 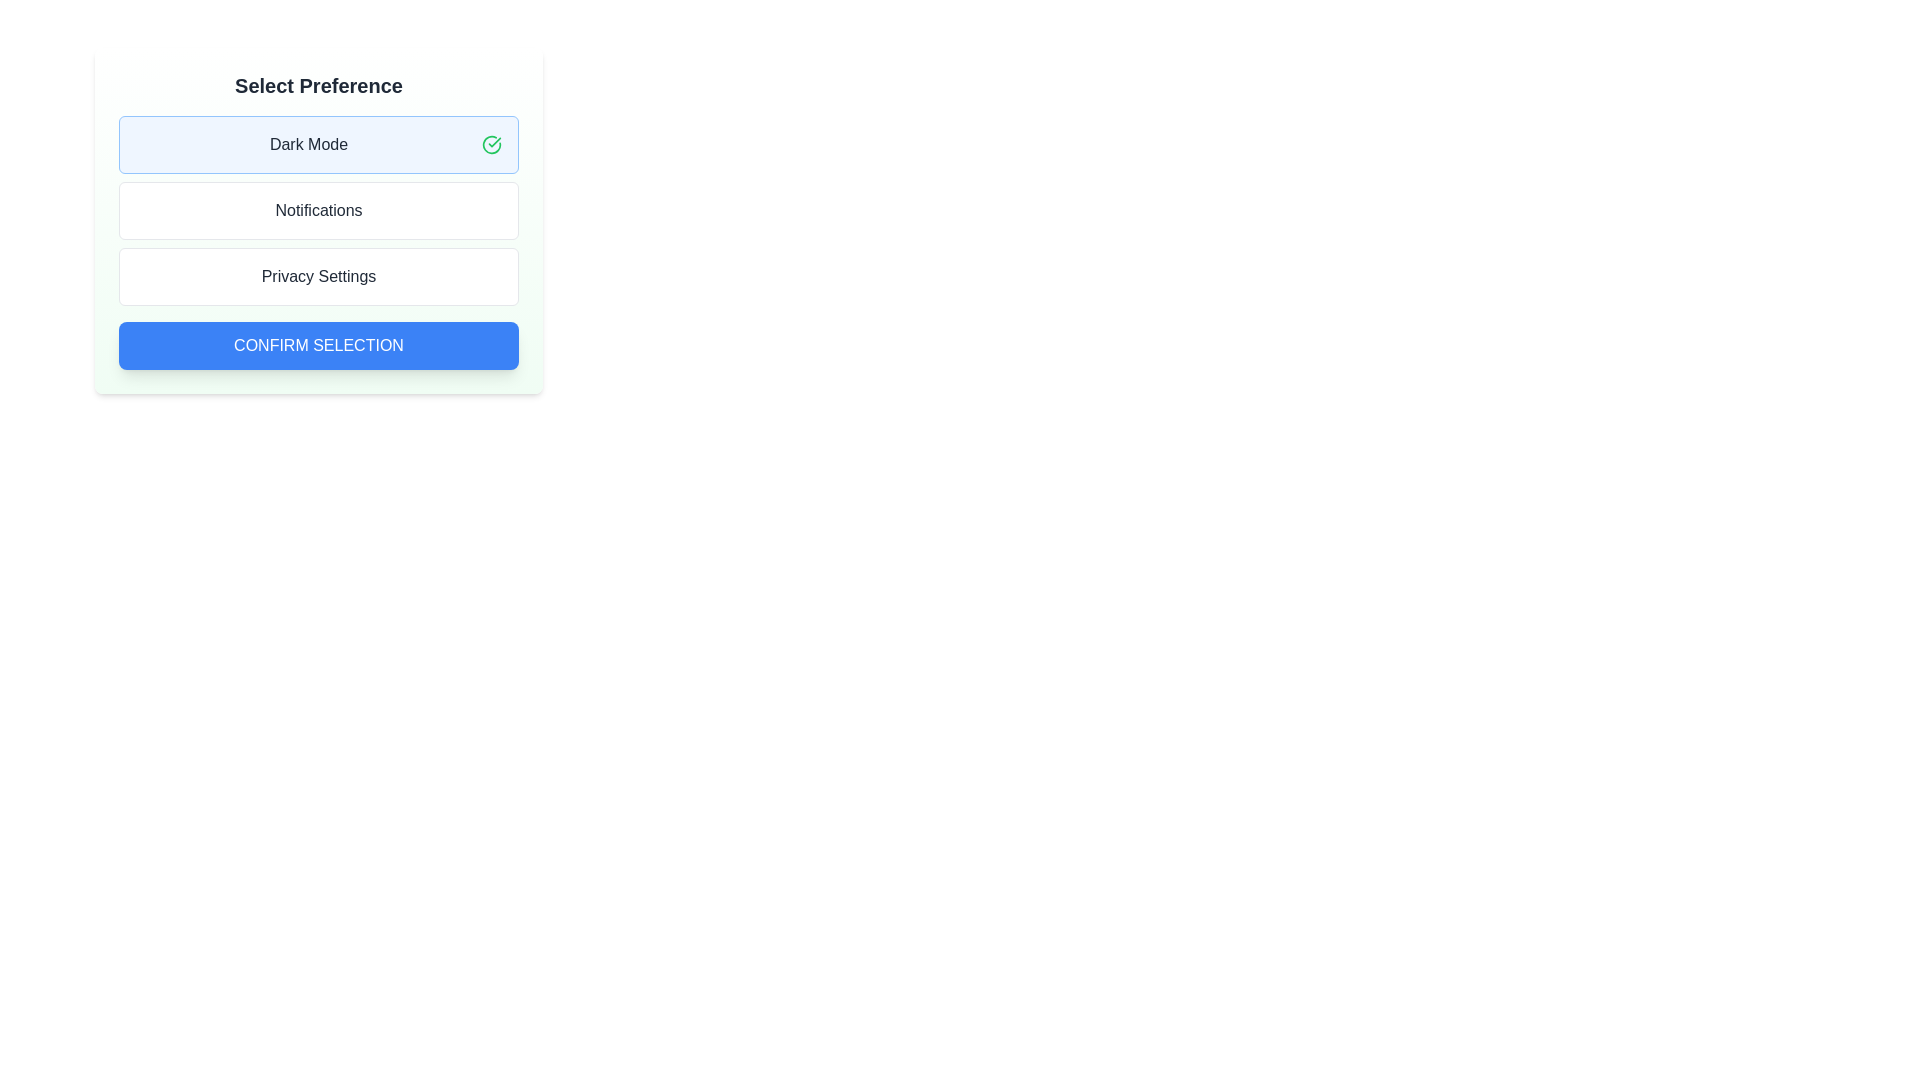 I want to click on the confirmation button located at the bottom of the 'Select Preference' dialog box, so click(x=317, y=345).